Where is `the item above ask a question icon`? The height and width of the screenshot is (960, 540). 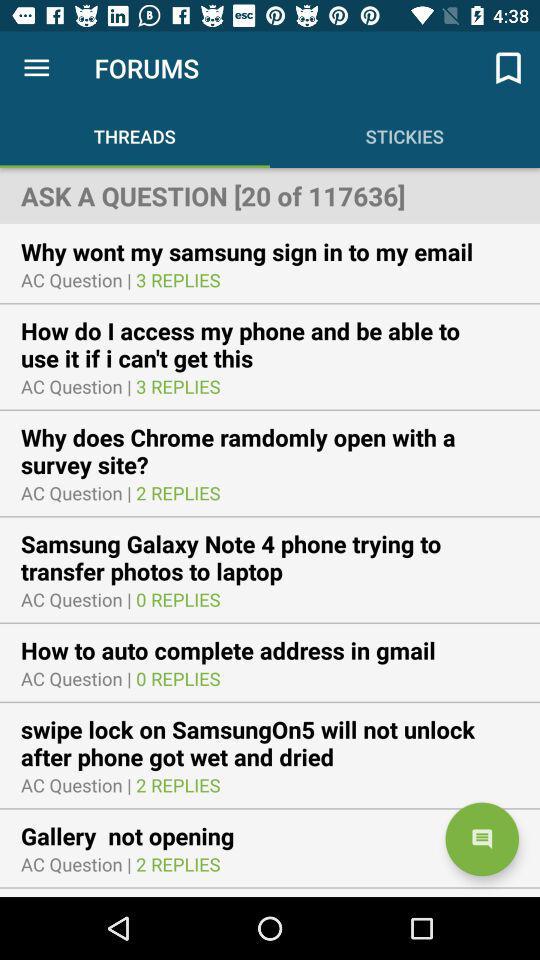
the item above ask a question icon is located at coordinates (508, 68).